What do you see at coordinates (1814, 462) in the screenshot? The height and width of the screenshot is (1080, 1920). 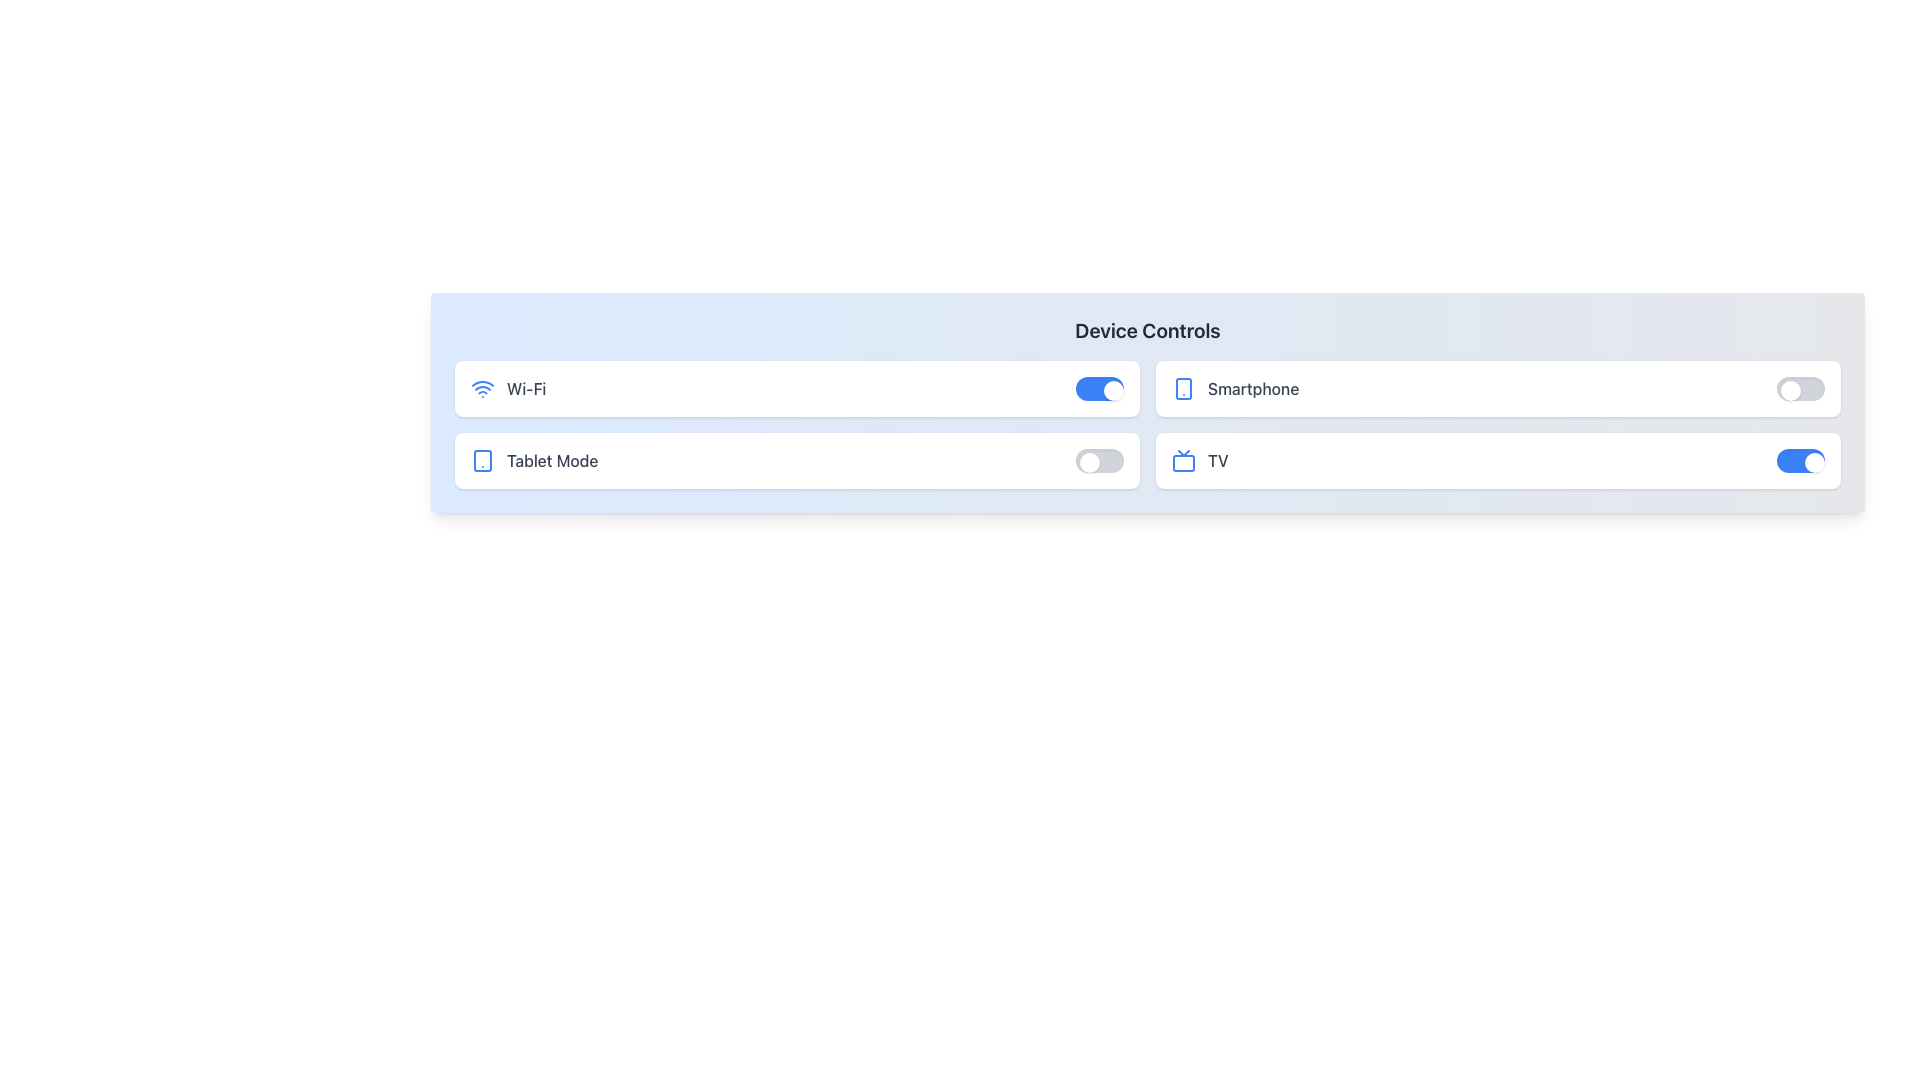 I see `the draggable handle of the toggle switch for the 'TV' device control, located at the lower right corner of the 'Device Controls' panel` at bounding box center [1814, 462].